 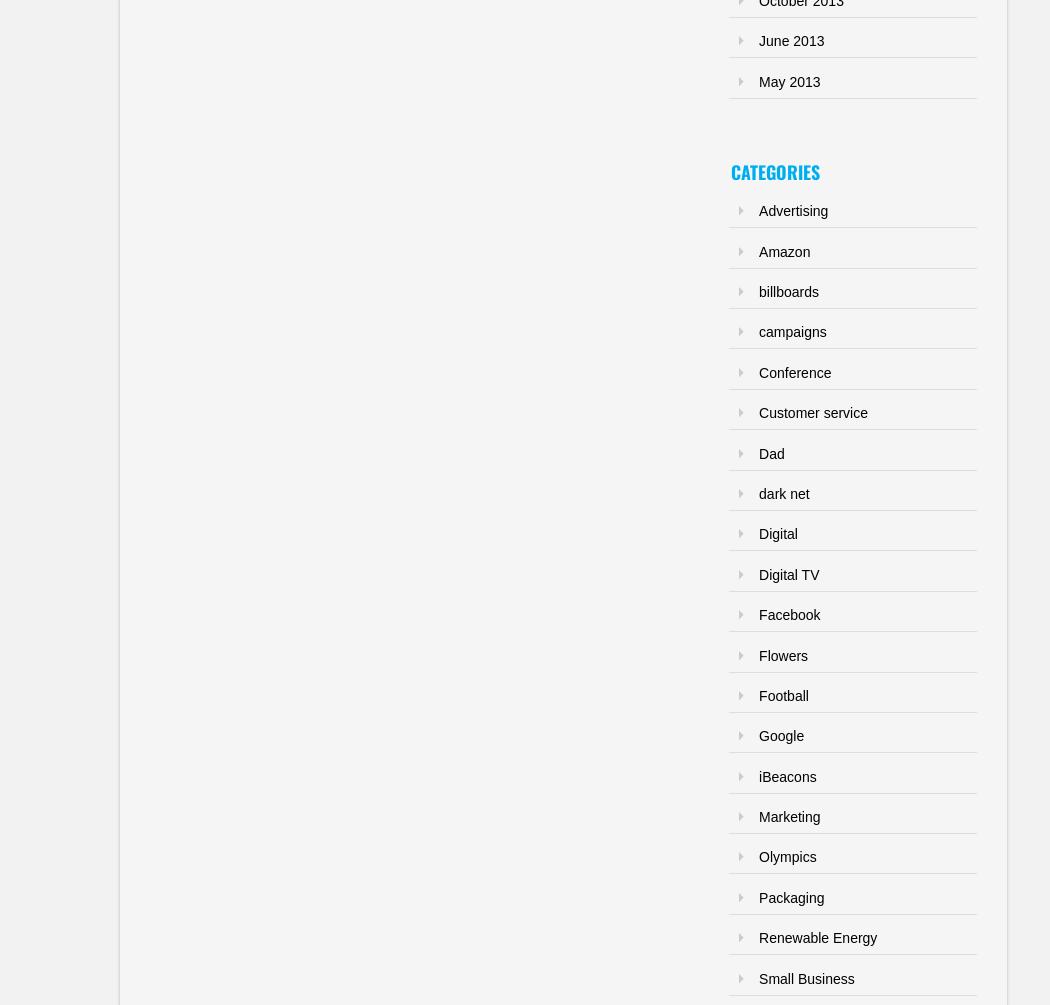 What do you see at coordinates (778, 532) in the screenshot?
I see `'Digital'` at bounding box center [778, 532].